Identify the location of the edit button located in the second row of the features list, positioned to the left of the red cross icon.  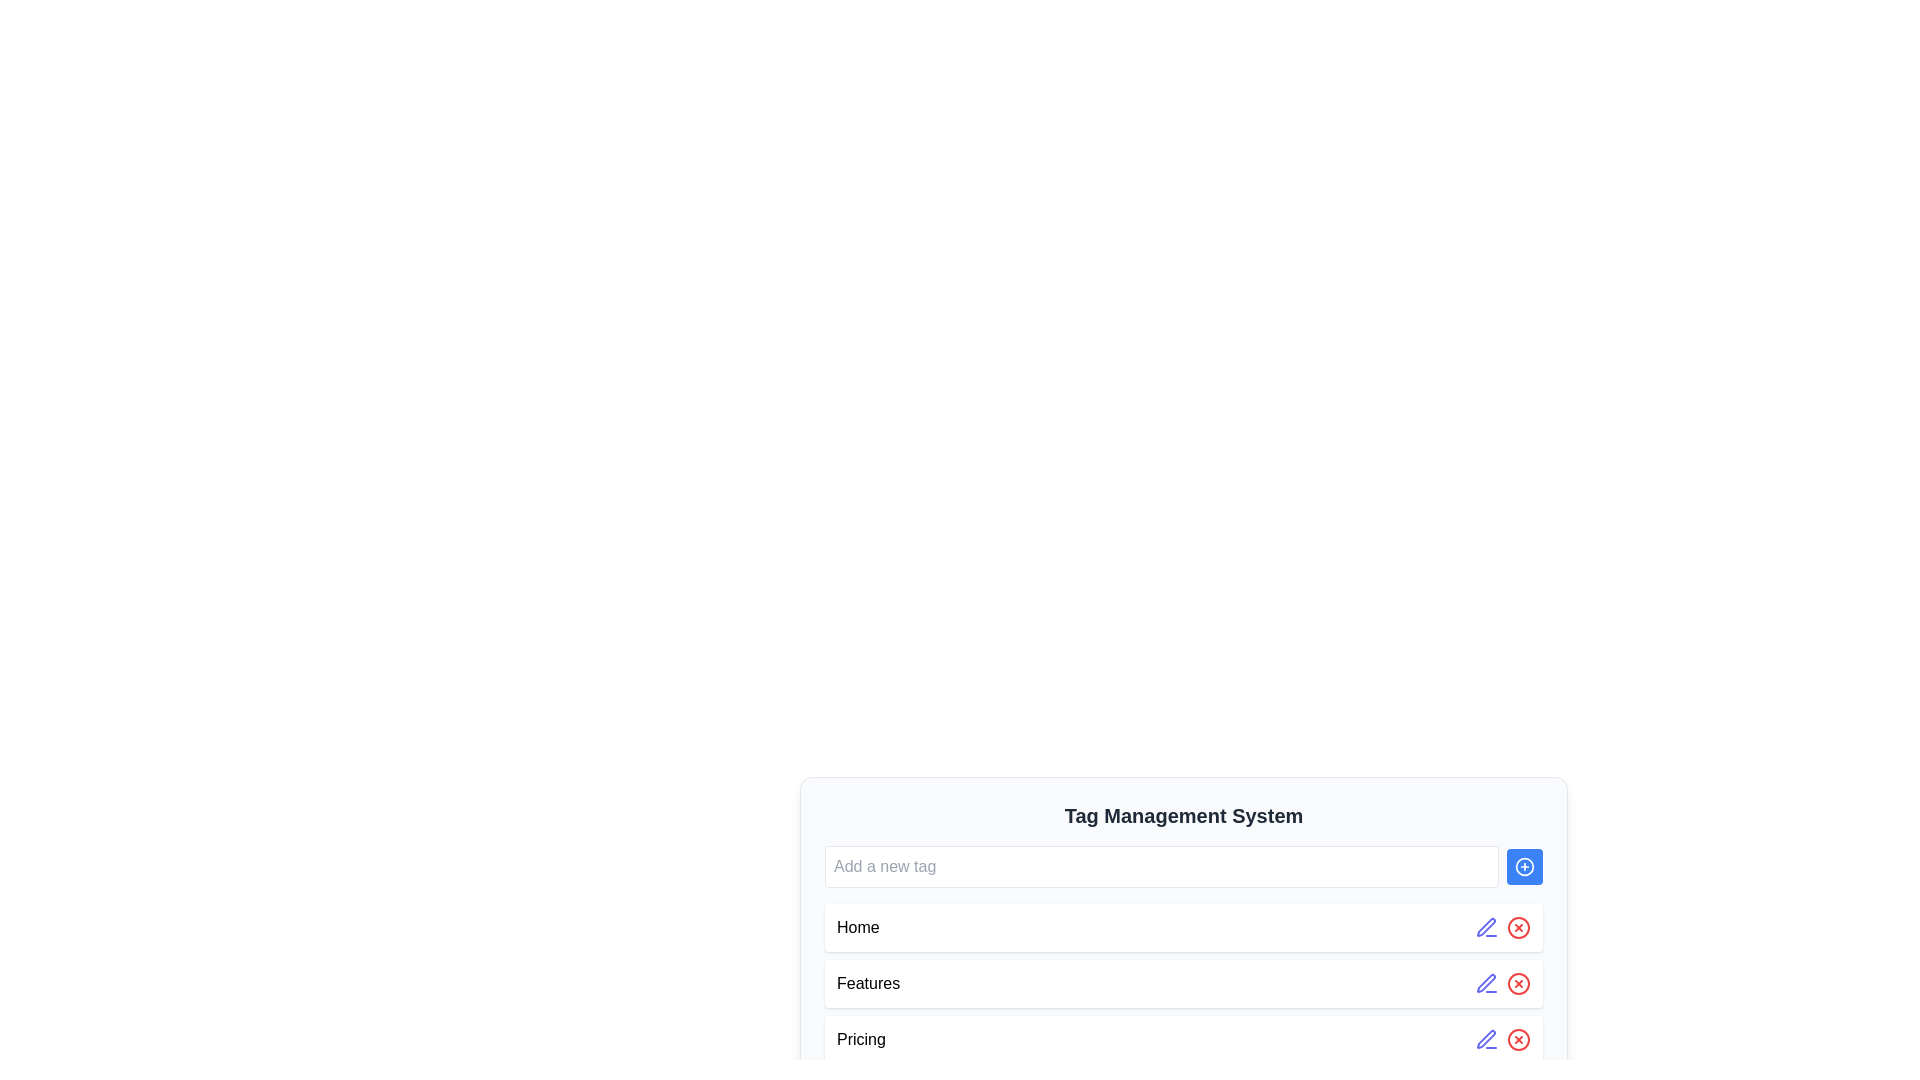
(1487, 928).